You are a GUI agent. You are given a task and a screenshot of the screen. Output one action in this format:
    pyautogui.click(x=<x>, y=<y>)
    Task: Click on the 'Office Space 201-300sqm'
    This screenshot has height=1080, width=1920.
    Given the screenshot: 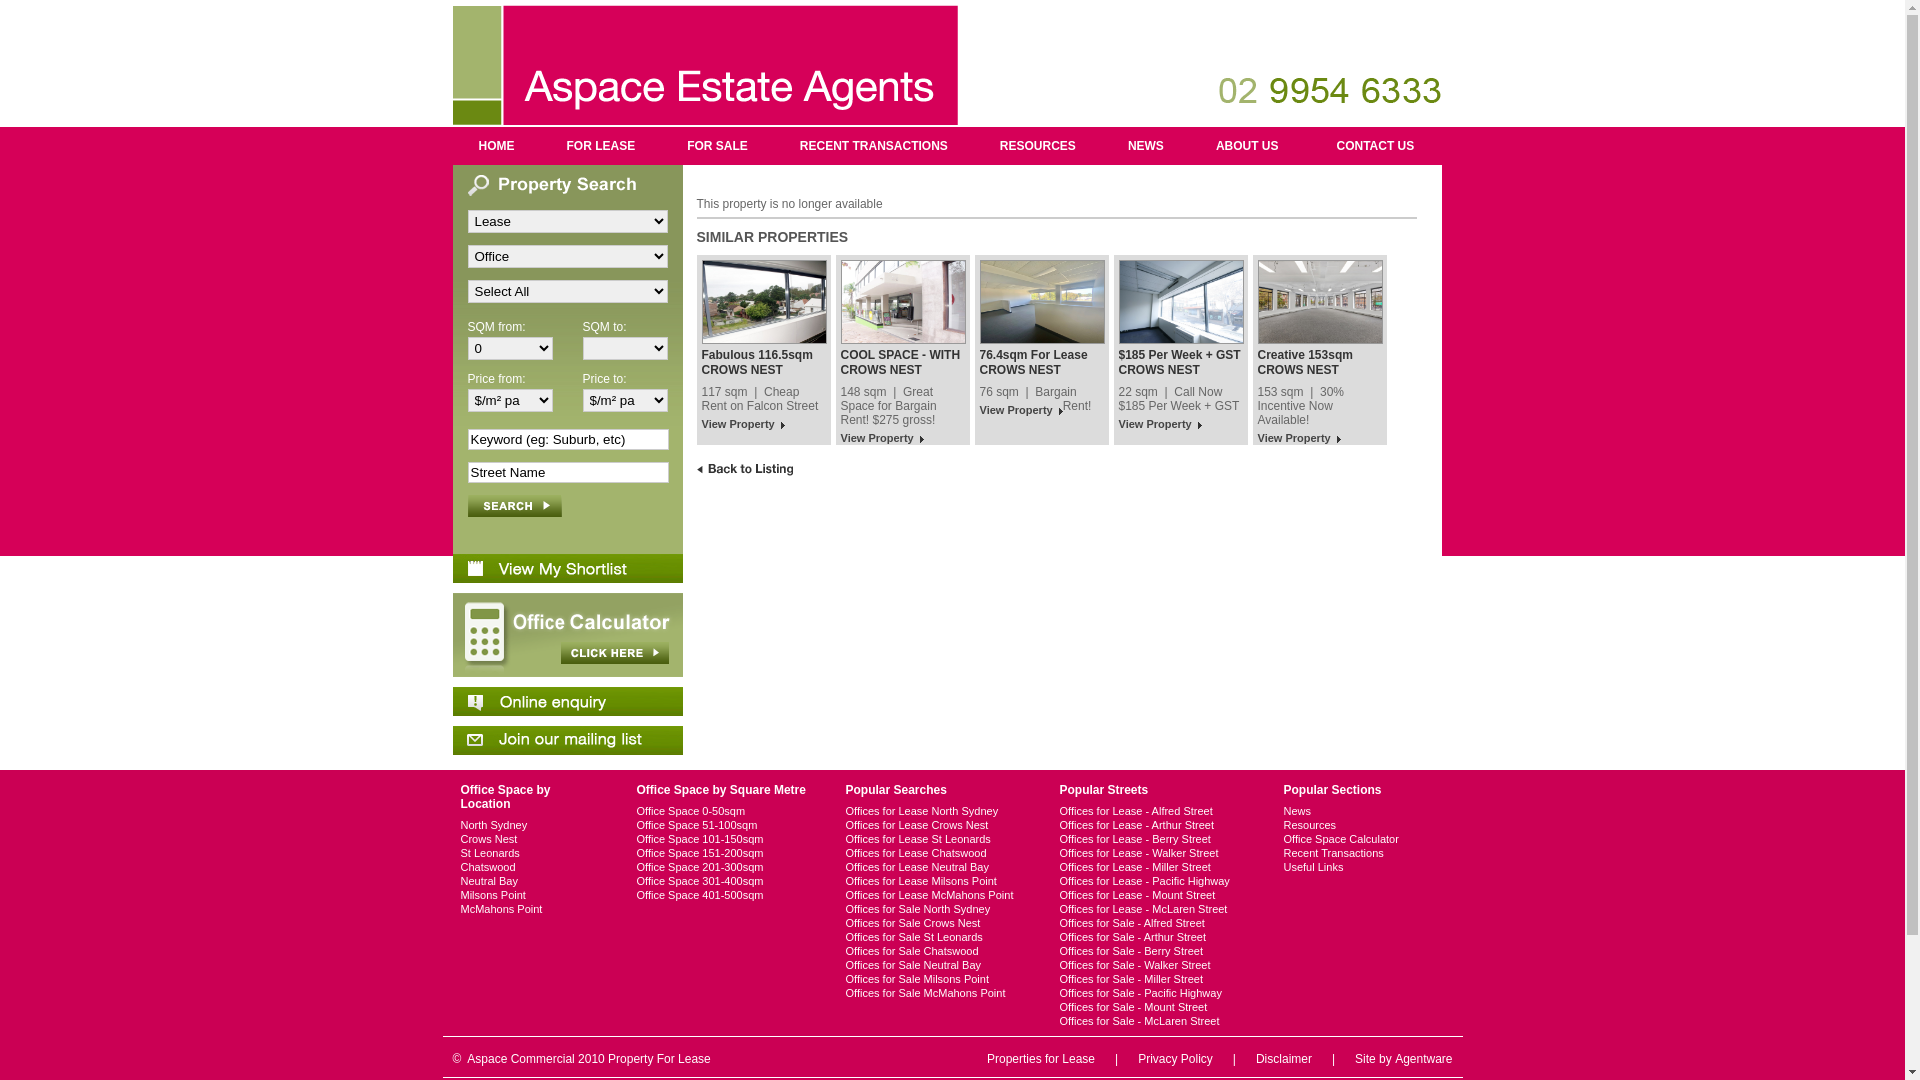 What is the action you would take?
    pyautogui.click(x=634, y=866)
    